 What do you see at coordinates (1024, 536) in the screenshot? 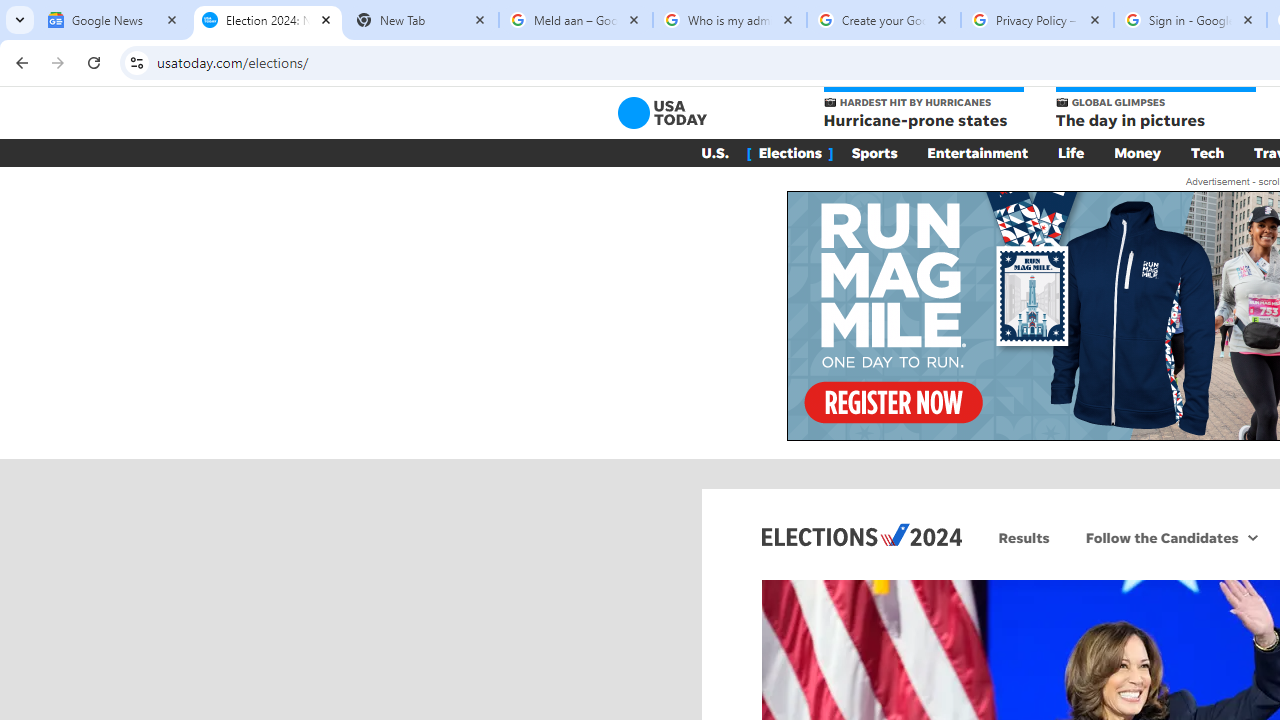
I see `'Results'` at bounding box center [1024, 536].